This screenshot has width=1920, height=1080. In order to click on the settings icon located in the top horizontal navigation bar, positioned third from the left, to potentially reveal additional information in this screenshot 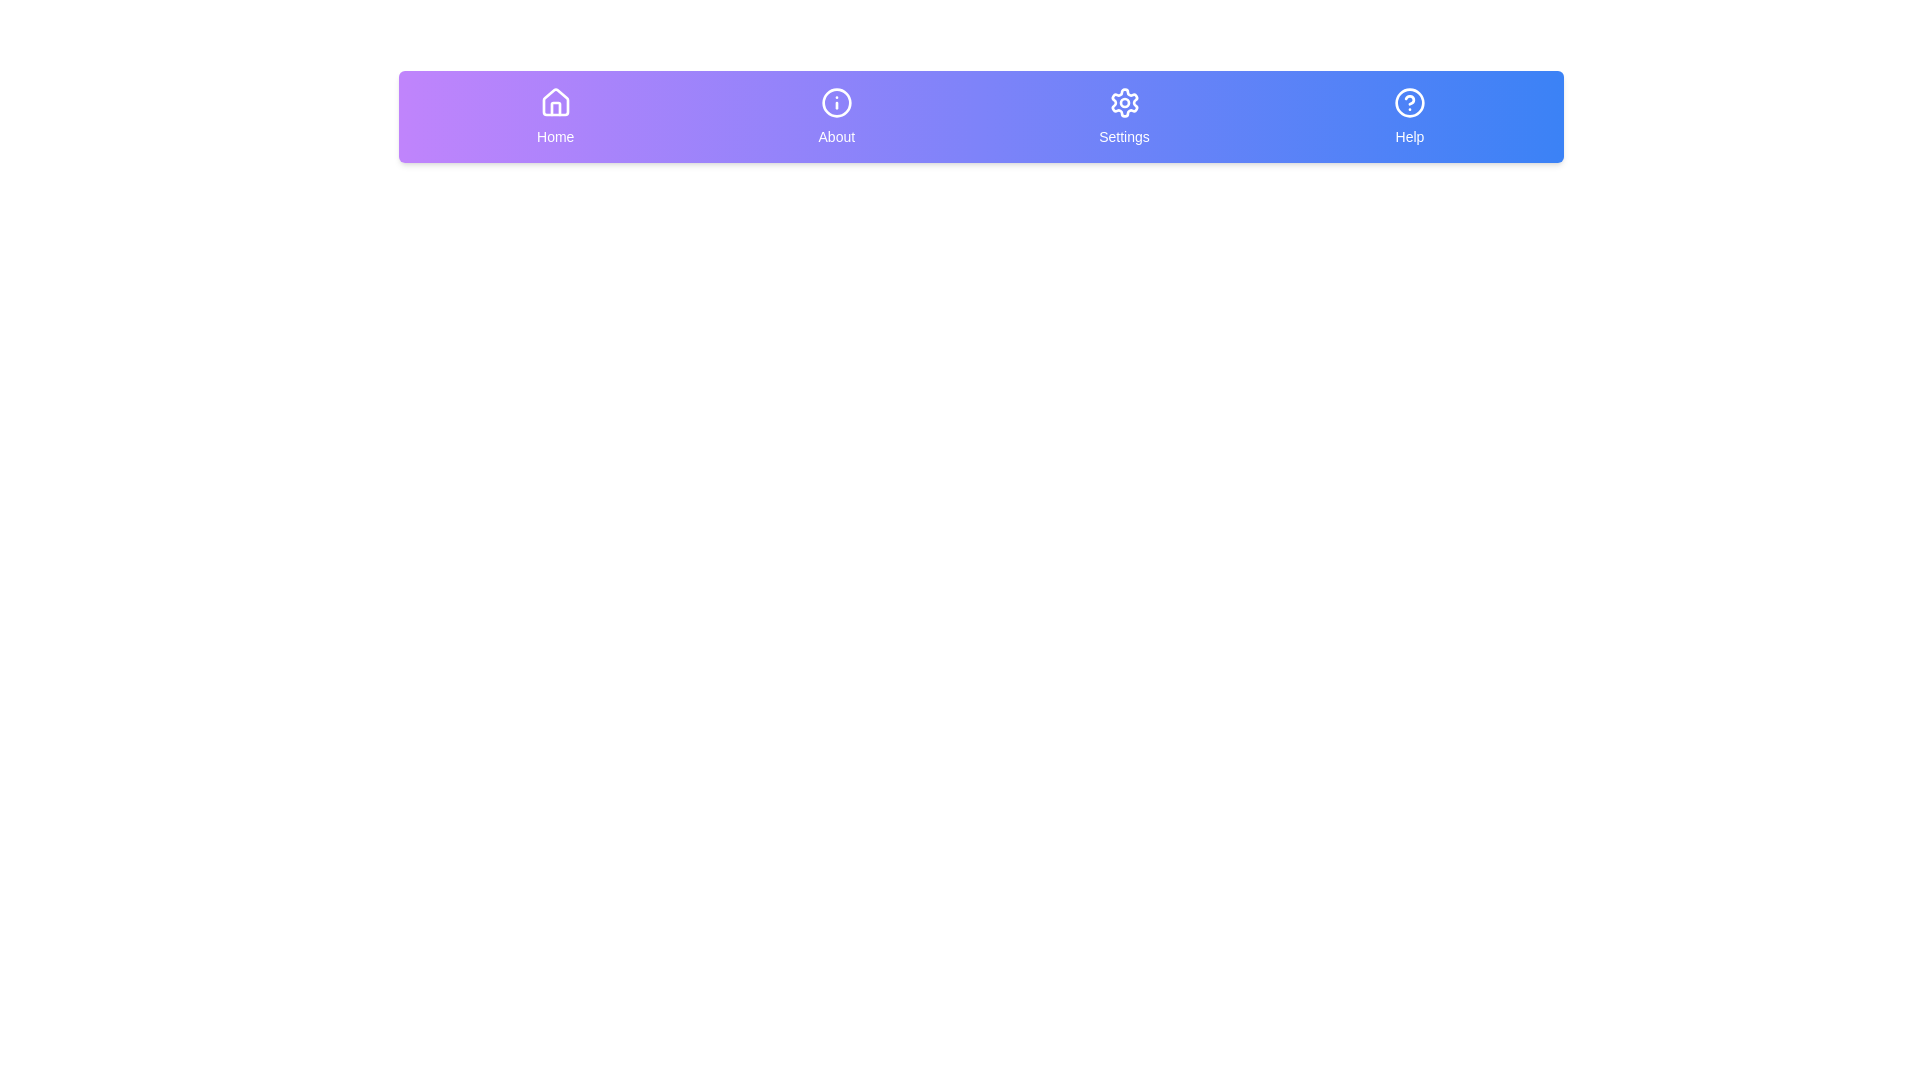, I will do `click(1124, 103)`.